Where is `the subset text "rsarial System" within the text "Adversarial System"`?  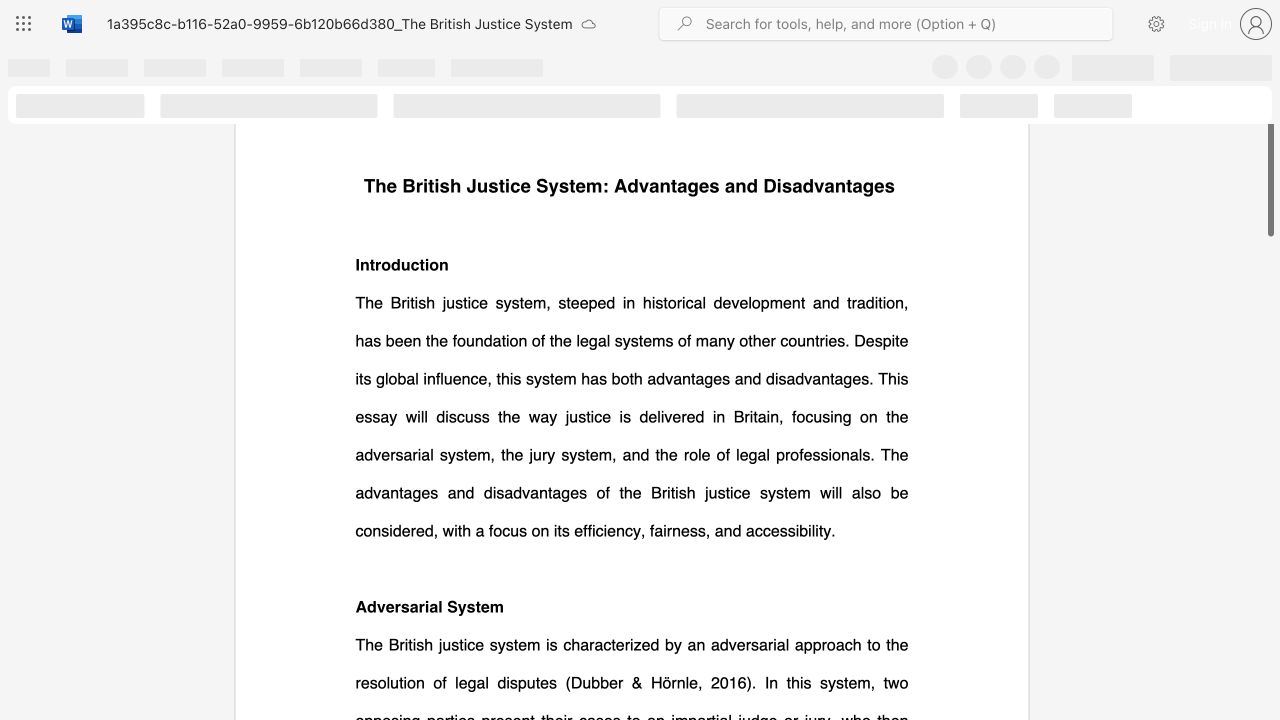 the subset text "rsarial System" within the text "Adversarial System" is located at coordinates (394, 605).